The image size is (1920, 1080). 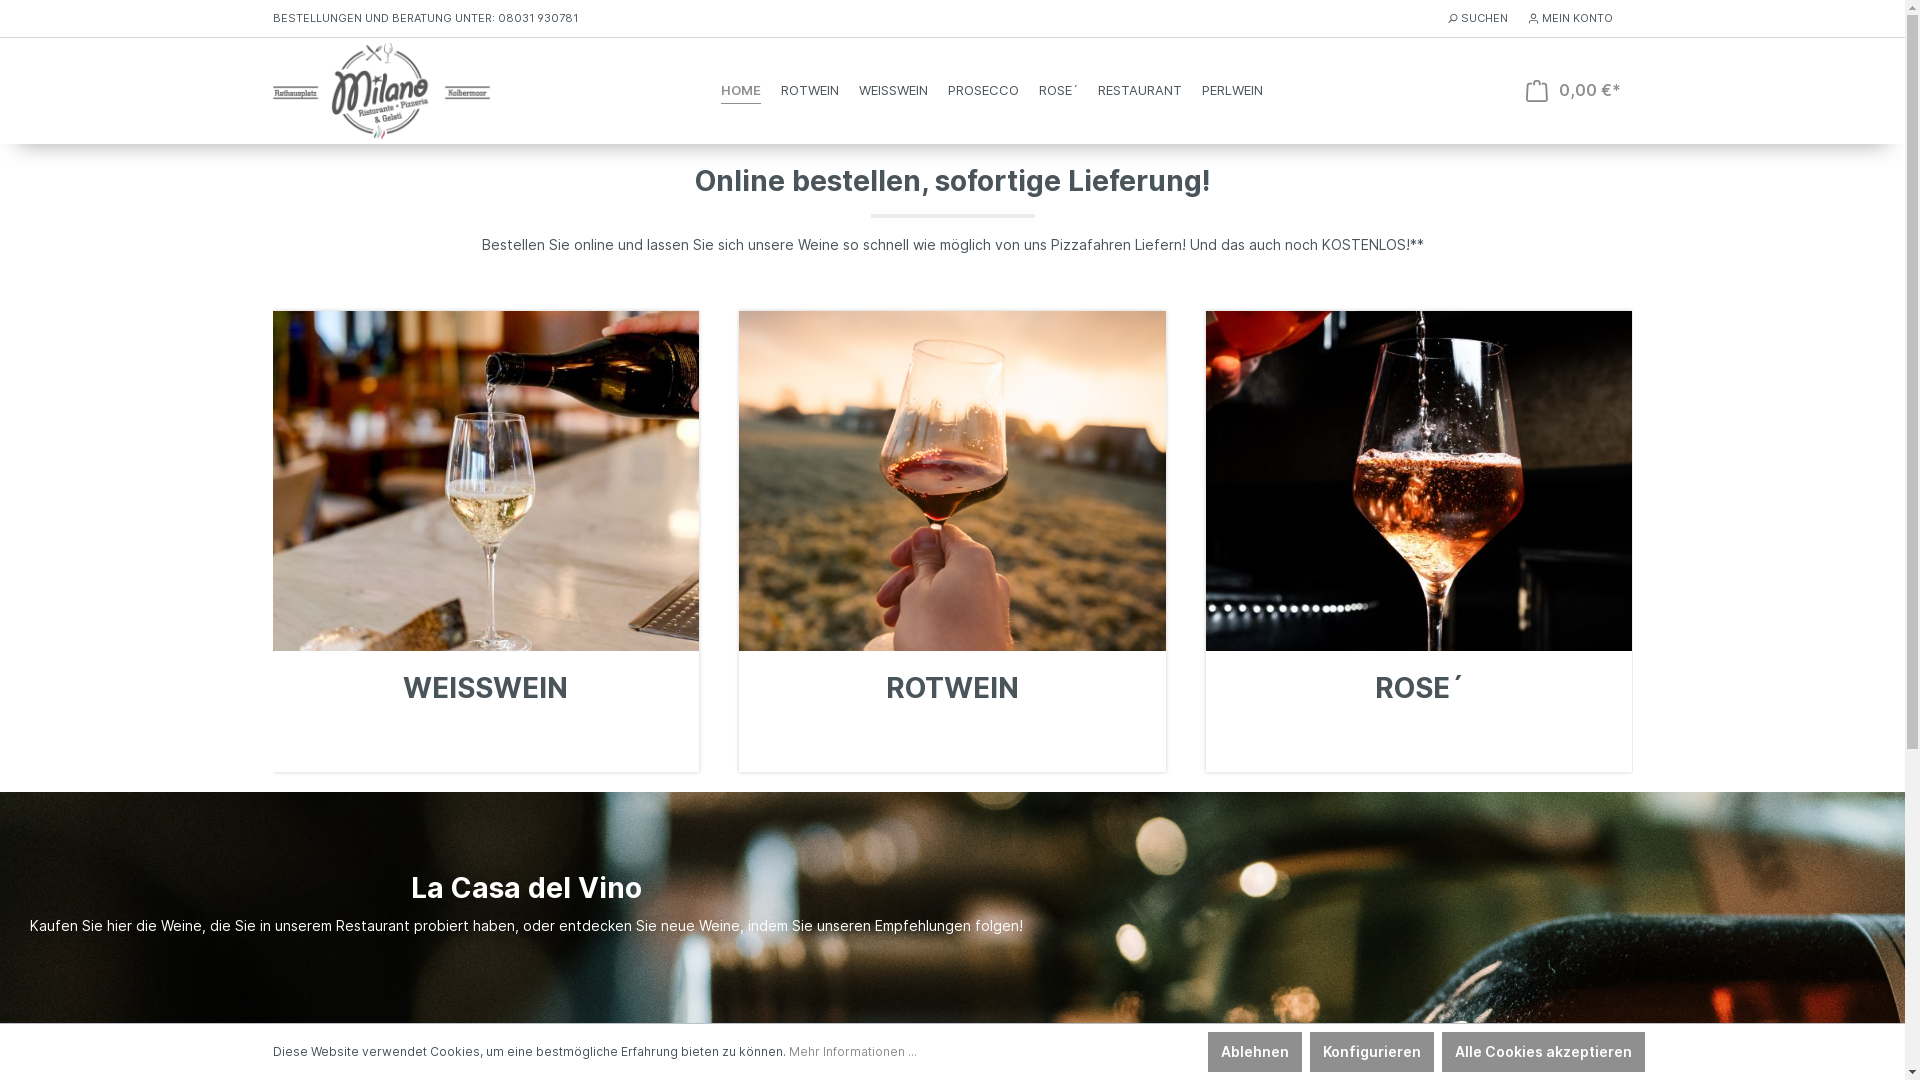 What do you see at coordinates (851, 1051) in the screenshot?
I see `'Mehr Informationen ...'` at bounding box center [851, 1051].